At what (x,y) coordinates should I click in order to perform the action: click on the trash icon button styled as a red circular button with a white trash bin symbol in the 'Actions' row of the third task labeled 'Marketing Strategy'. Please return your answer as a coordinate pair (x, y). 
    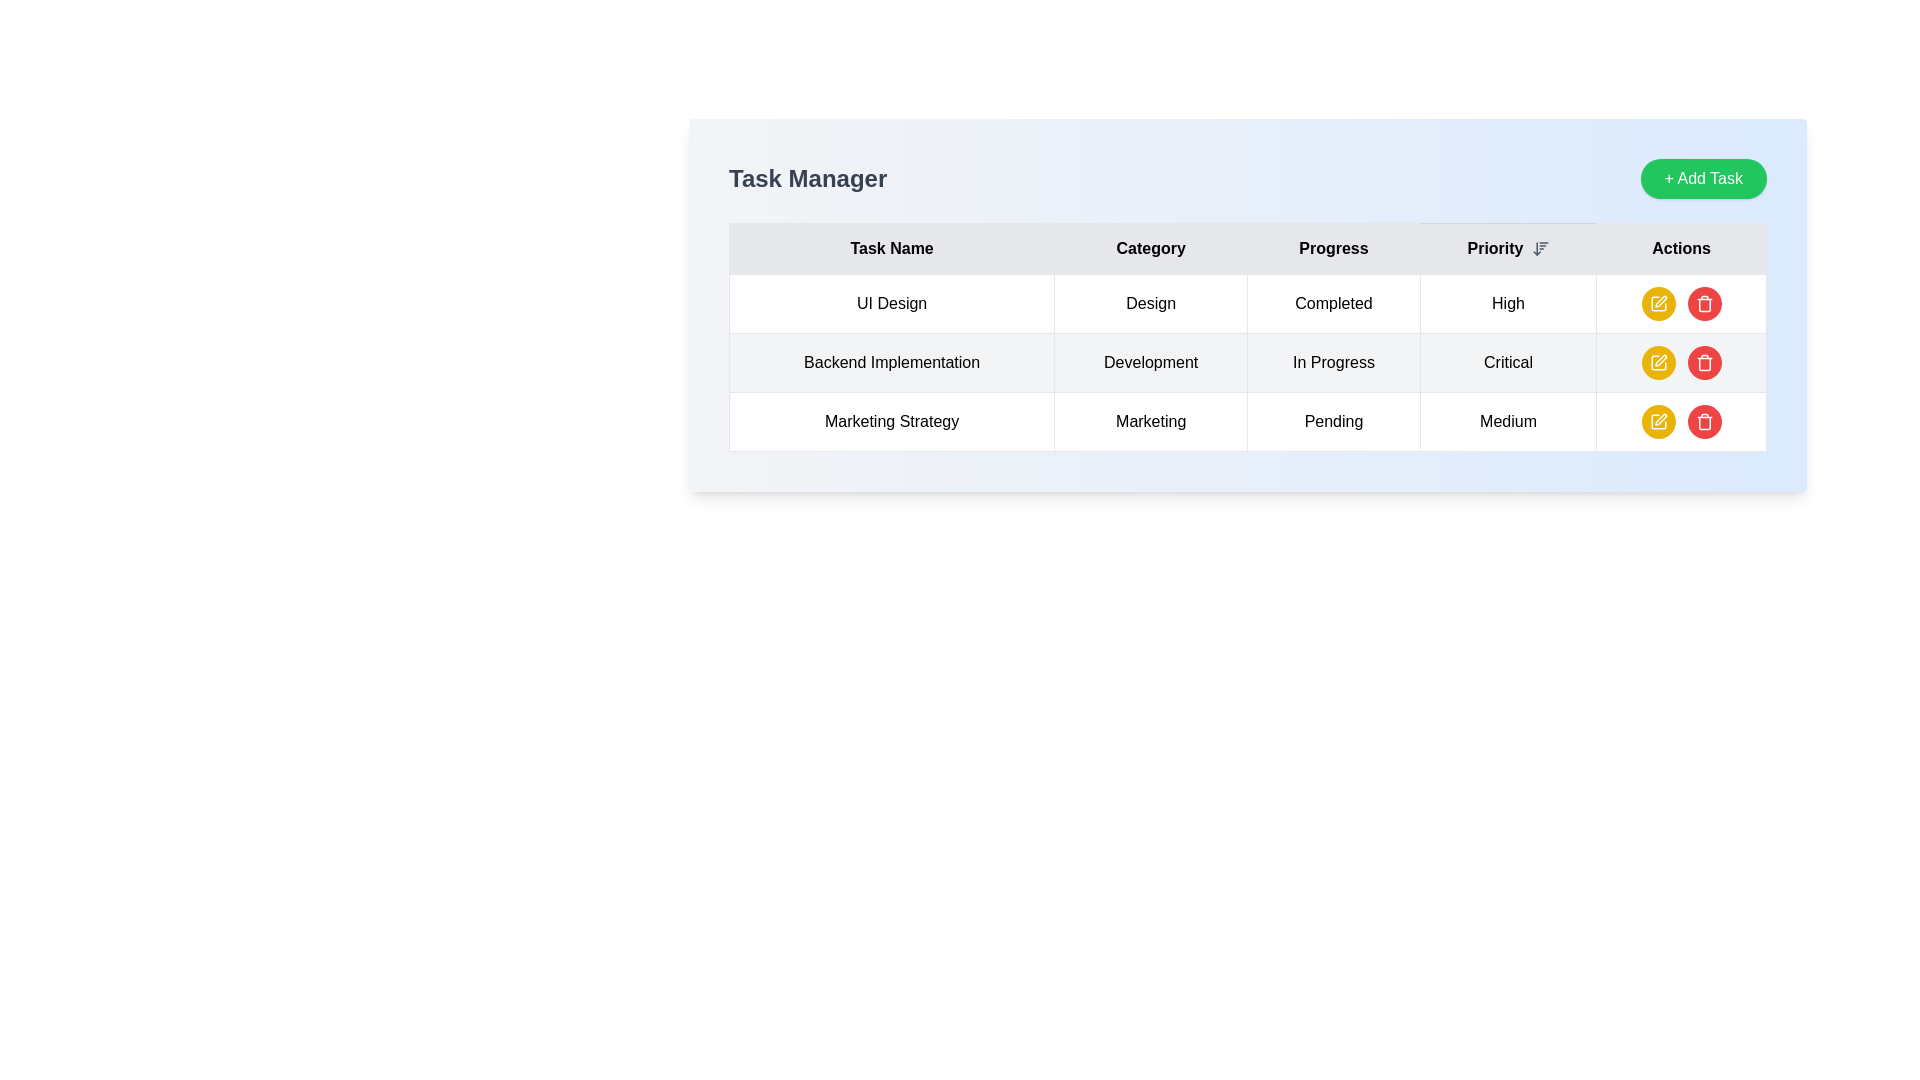
    Looking at the image, I should click on (1703, 304).